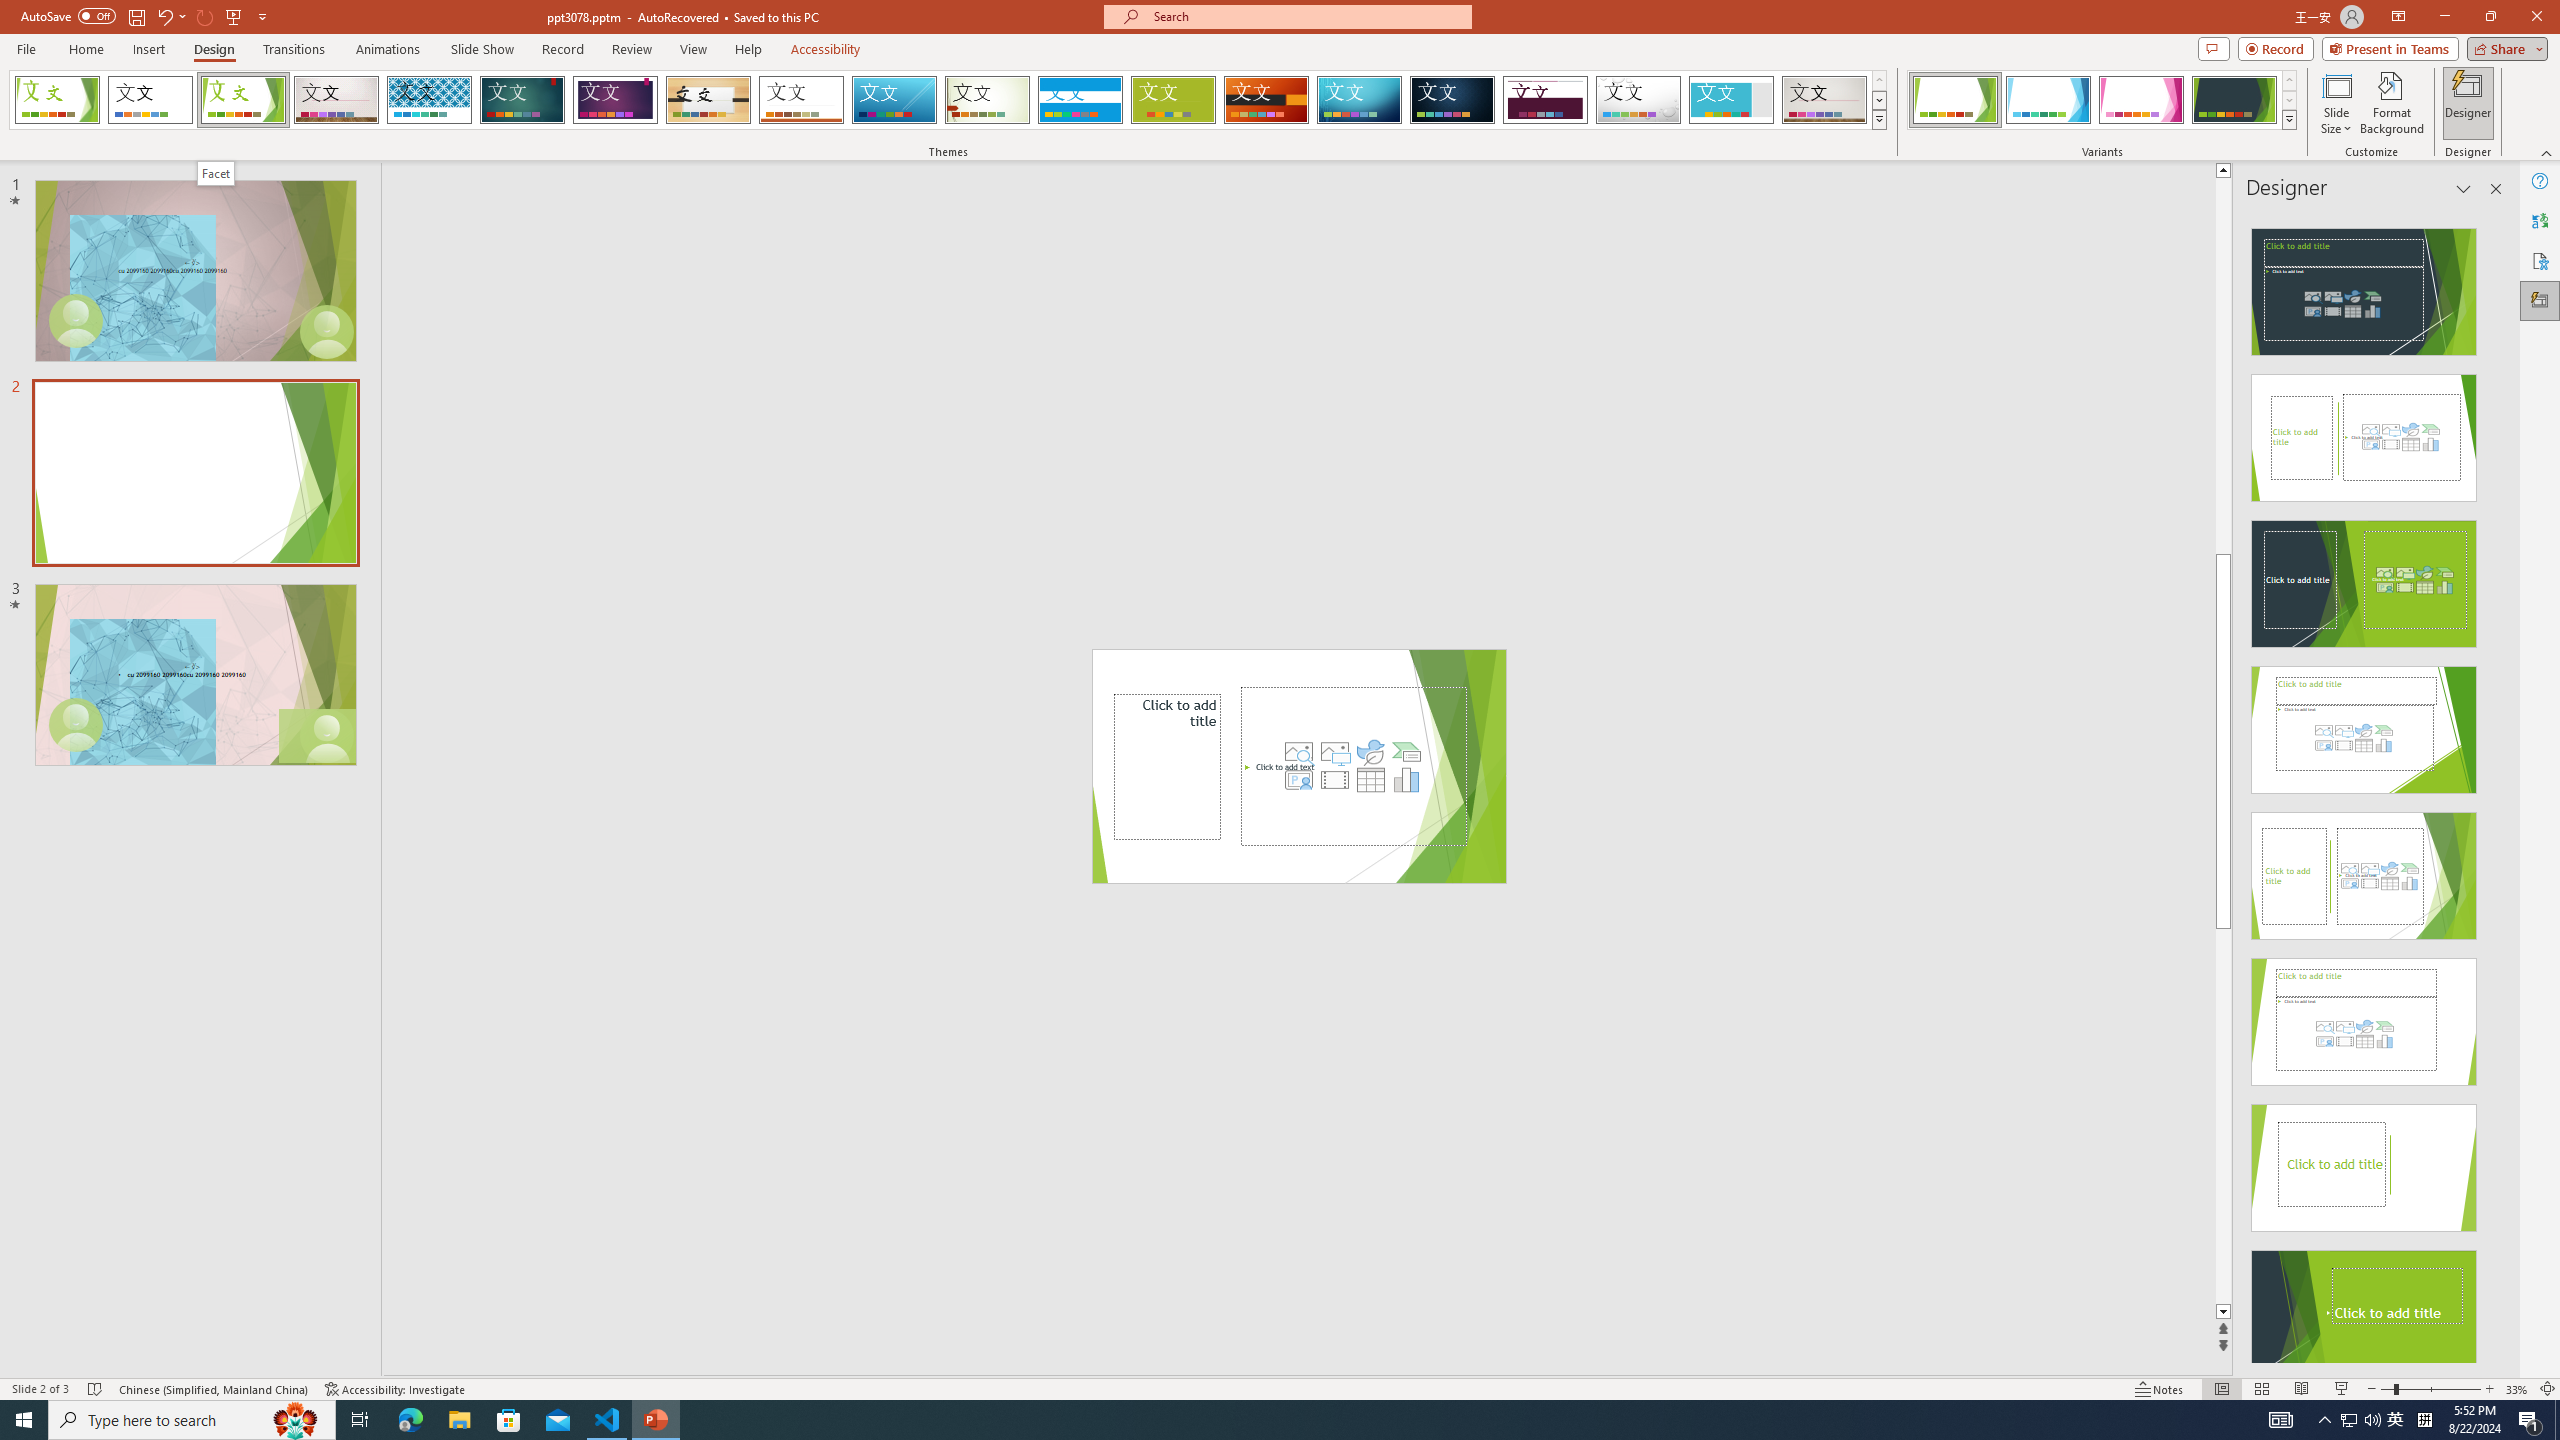  Describe the element at coordinates (1080, 99) in the screenshot. I see `'Banded'` at that location.